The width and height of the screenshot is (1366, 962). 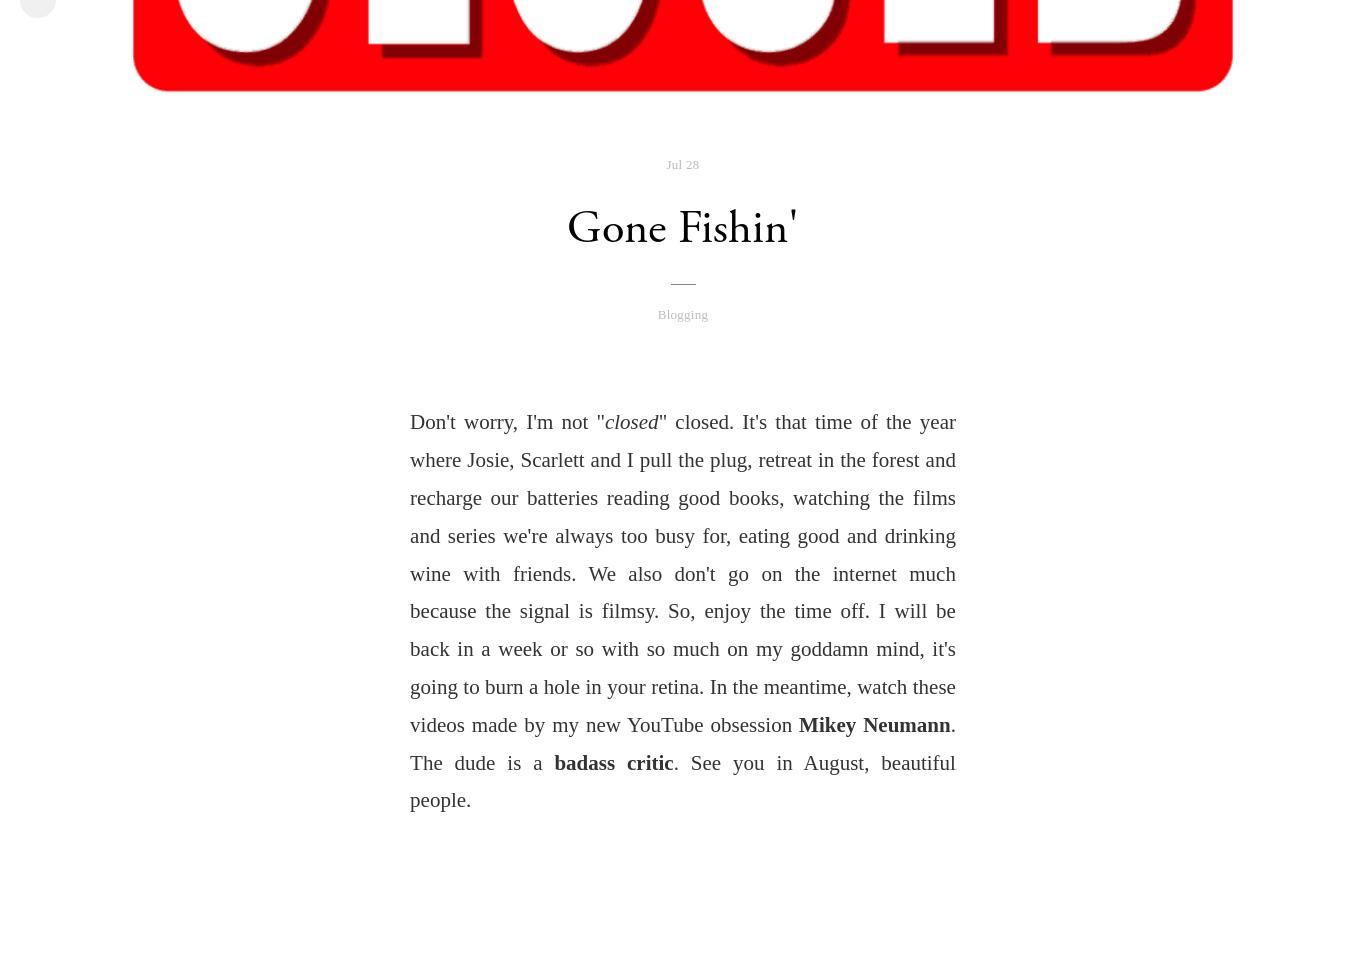 I want to click on '. See you in August, beautiful people.', so click(x=681, y=780).